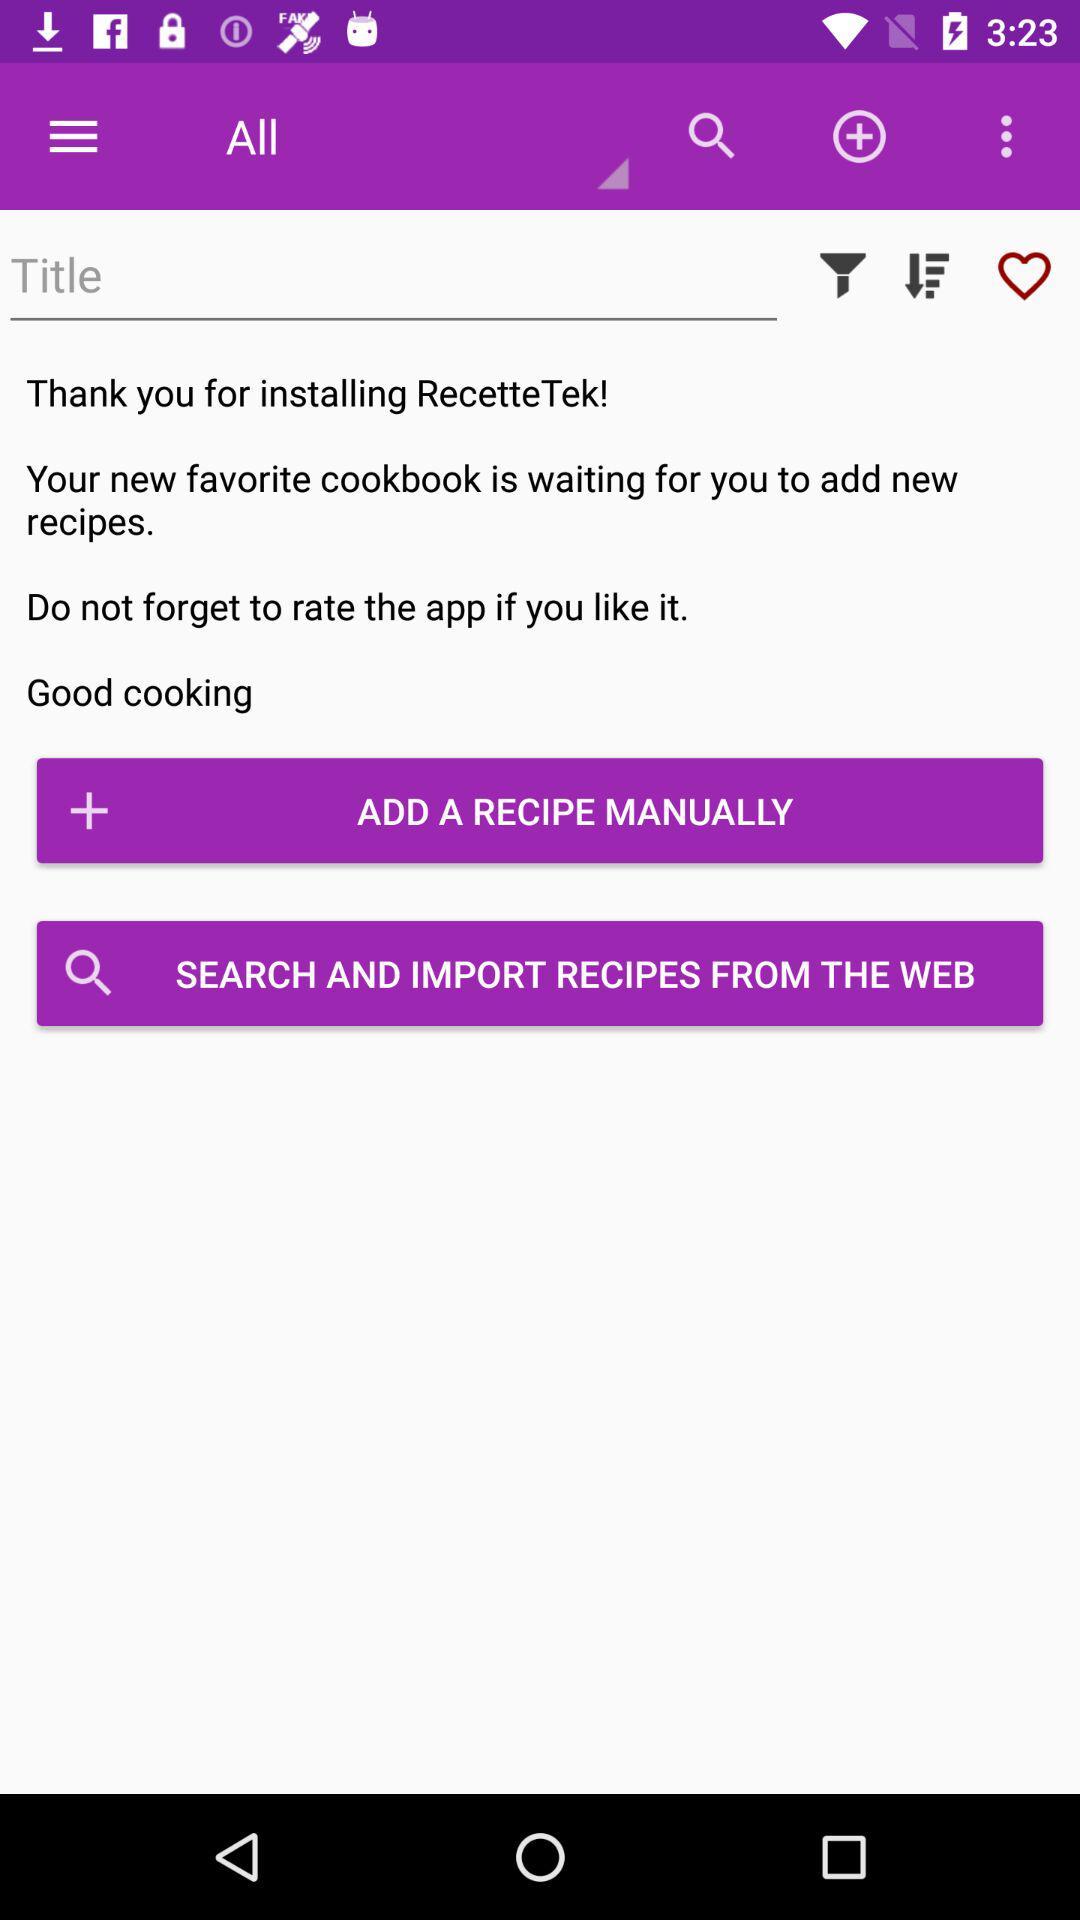  Describe the element at coordinates (843, 274) in the screenshot. I see `the filter icon` at that location.